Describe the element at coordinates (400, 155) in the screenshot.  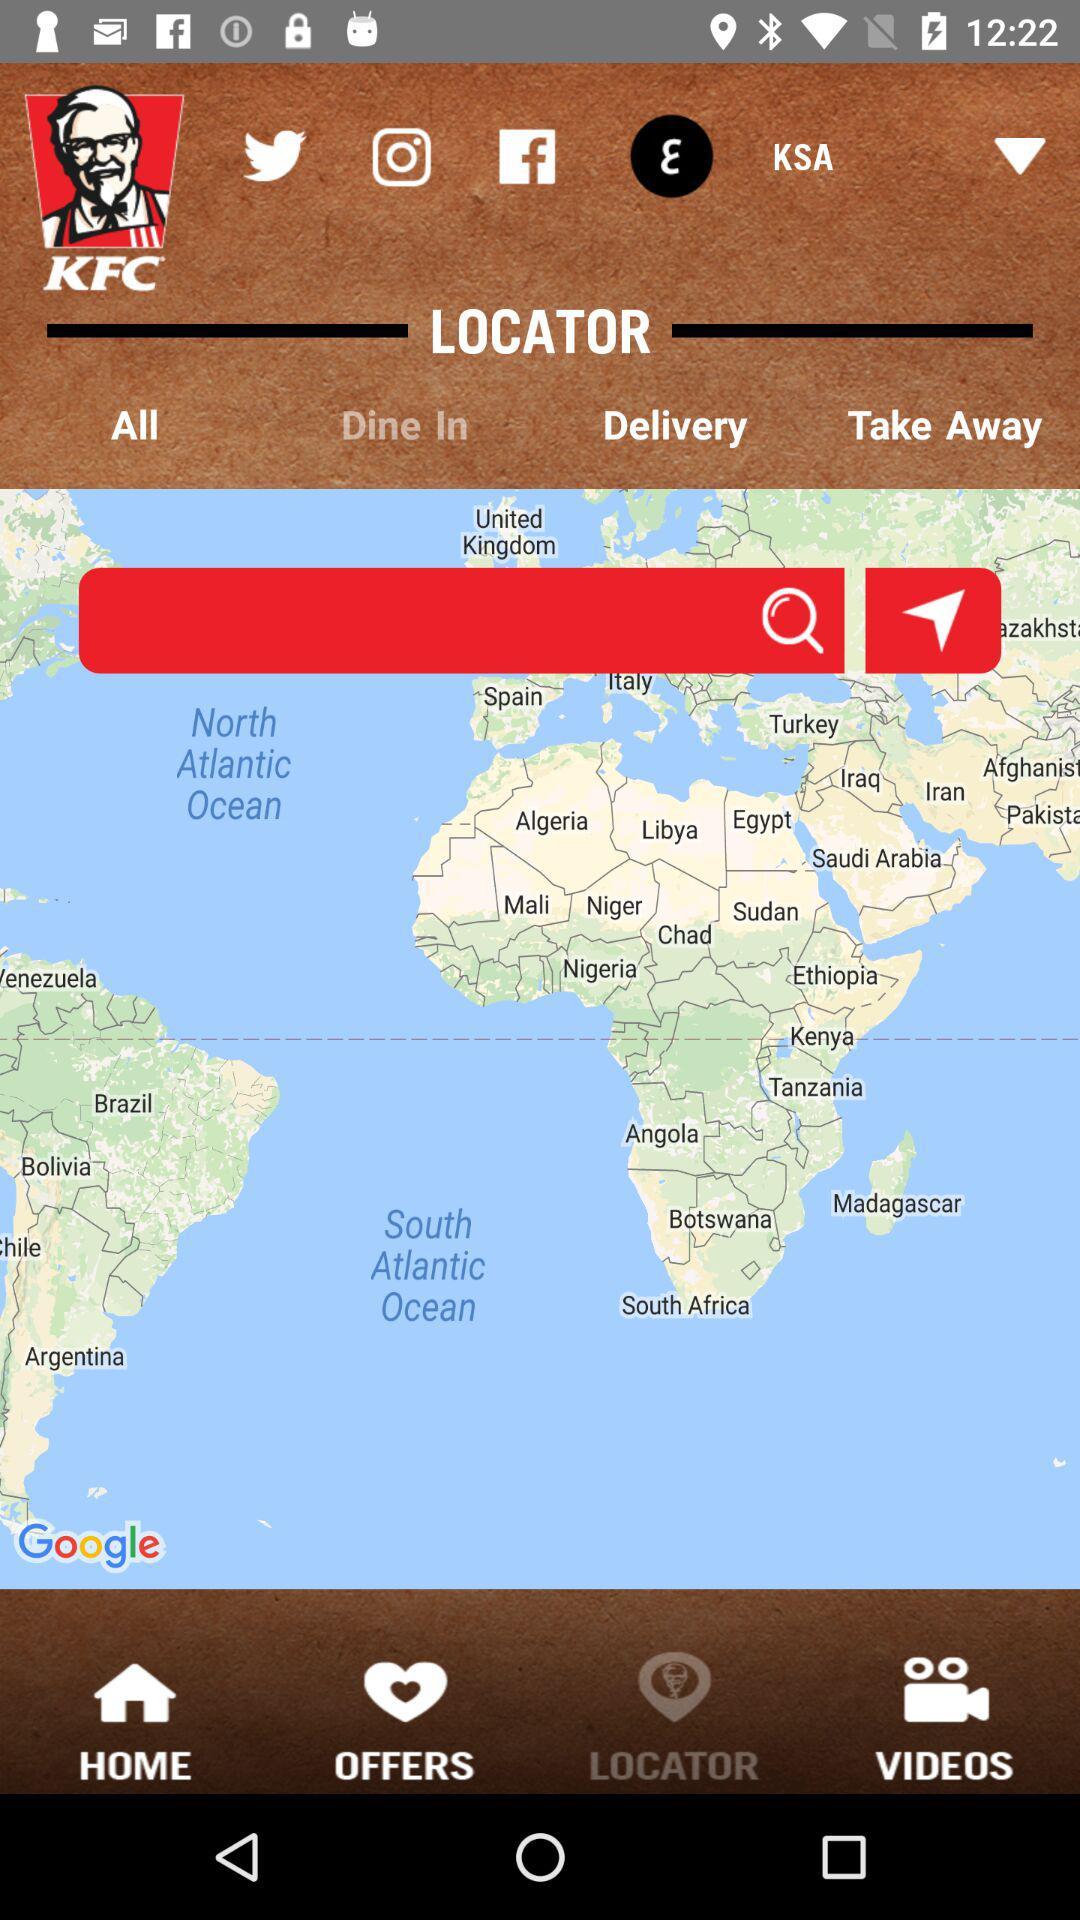
I see `the photo icon` at that location.